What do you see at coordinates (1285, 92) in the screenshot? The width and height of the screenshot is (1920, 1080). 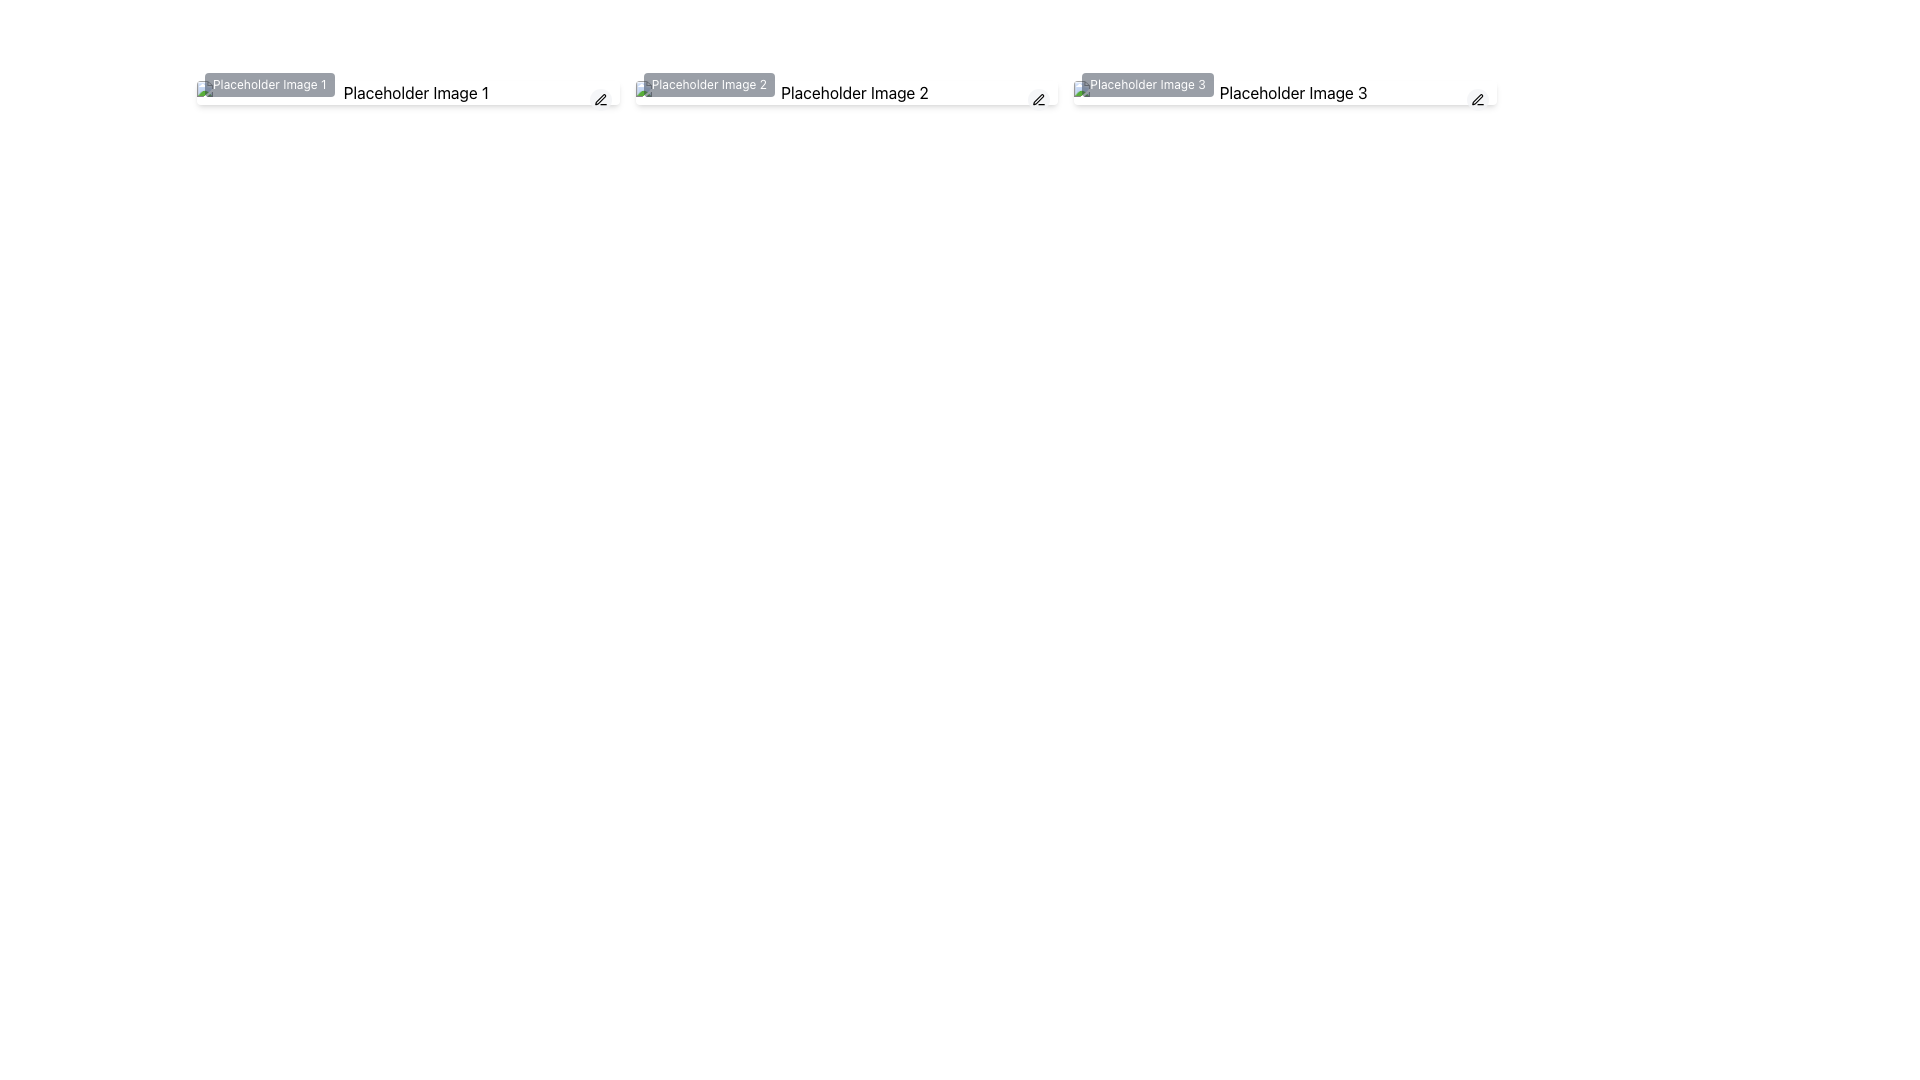 I see `the image placeholder labeled 'Placeholder Image 3'` at bounding box center [1285, 92].